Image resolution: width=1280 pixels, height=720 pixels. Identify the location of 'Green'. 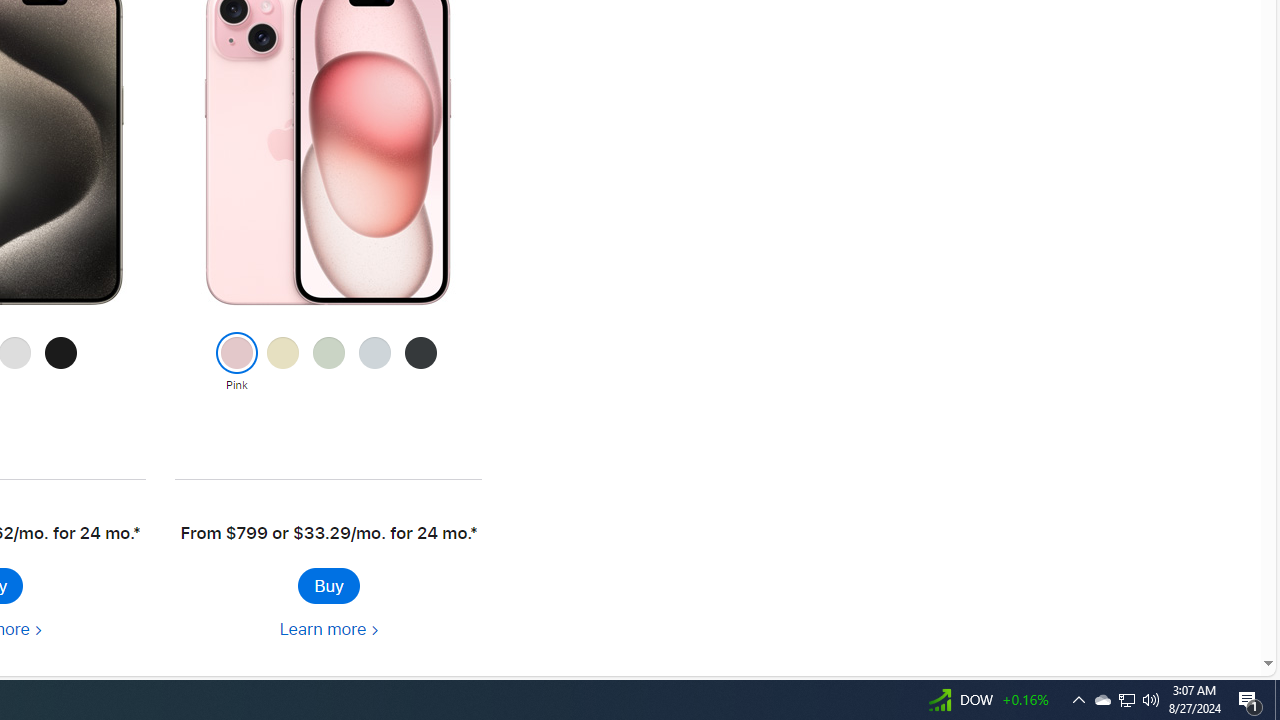
(328, 363).